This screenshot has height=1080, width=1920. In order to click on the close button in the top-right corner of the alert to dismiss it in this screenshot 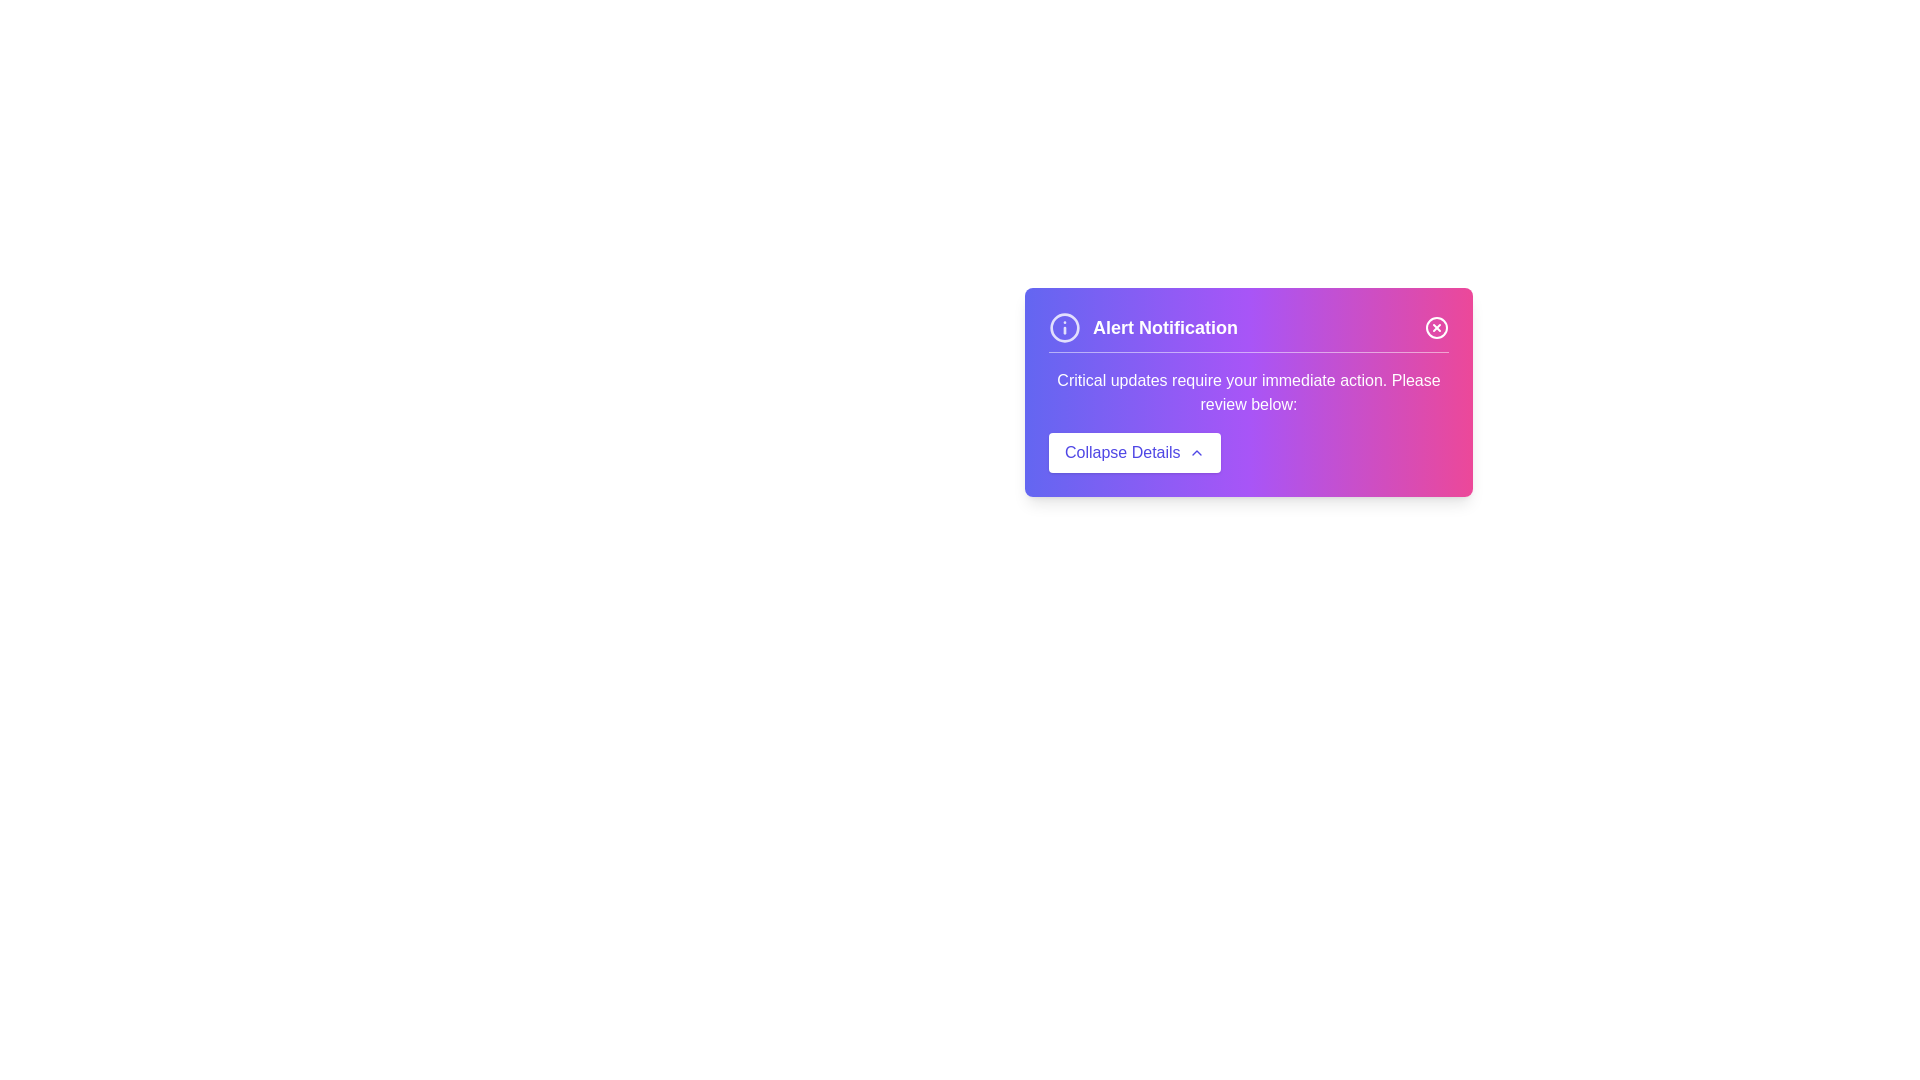, I will do `click(1435, 326)`.